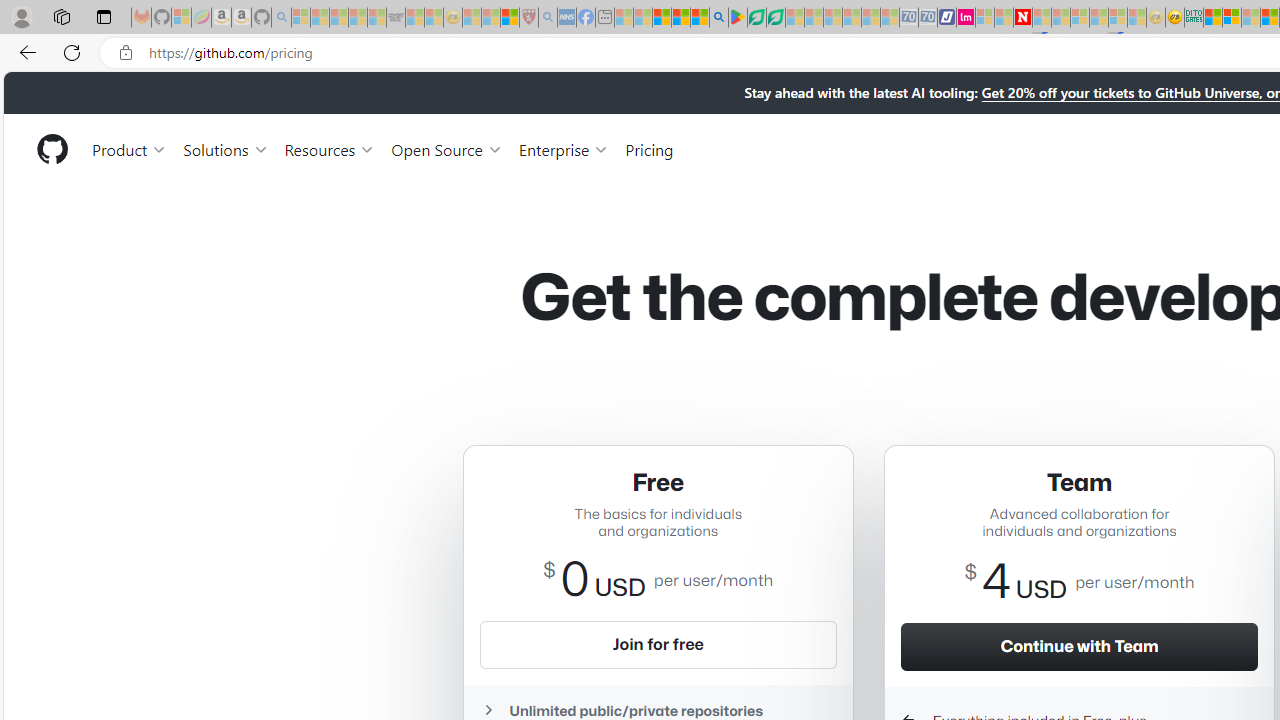 The width and height of the screenshot is (1280, 720). I want to click on 'Join for free', so click(657, 644).